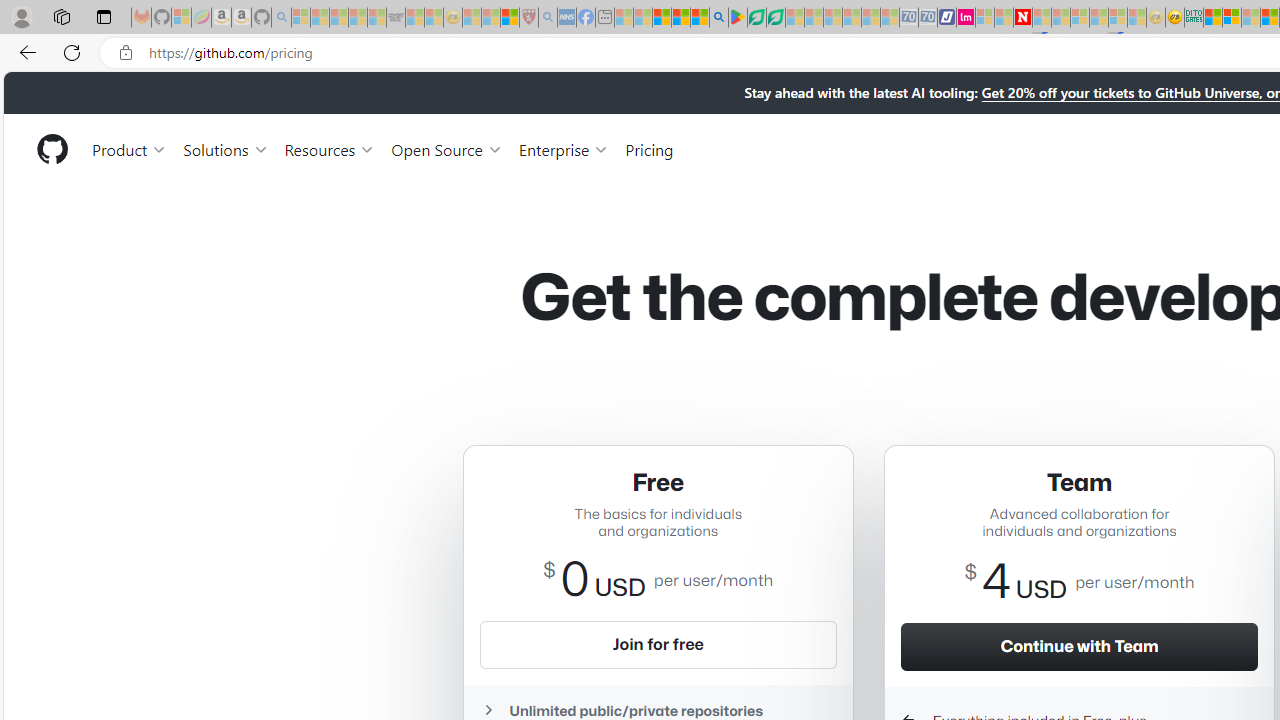 The width and height of the screenshot is (1280, 720). I want to click on 'Join for free', so click(657, 644).